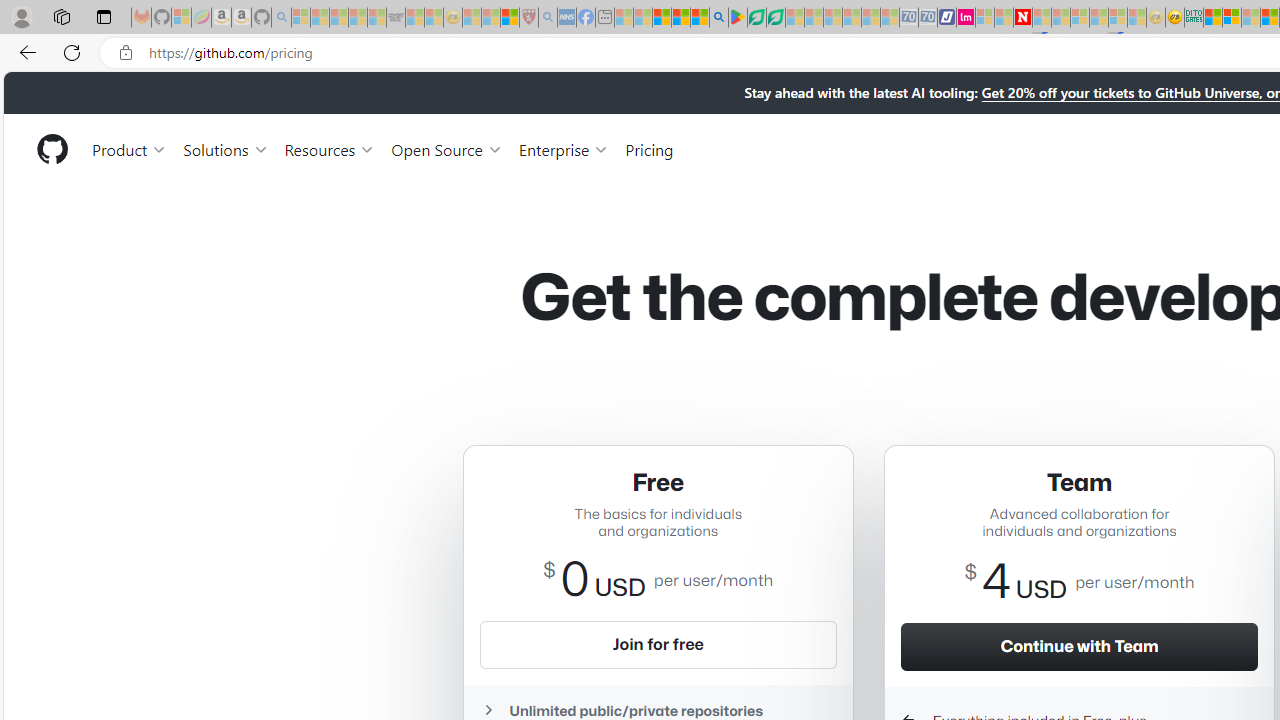 The width and height of the screenshot is (1280, 720). I want to click on 'Join for free', so click(657, 644).